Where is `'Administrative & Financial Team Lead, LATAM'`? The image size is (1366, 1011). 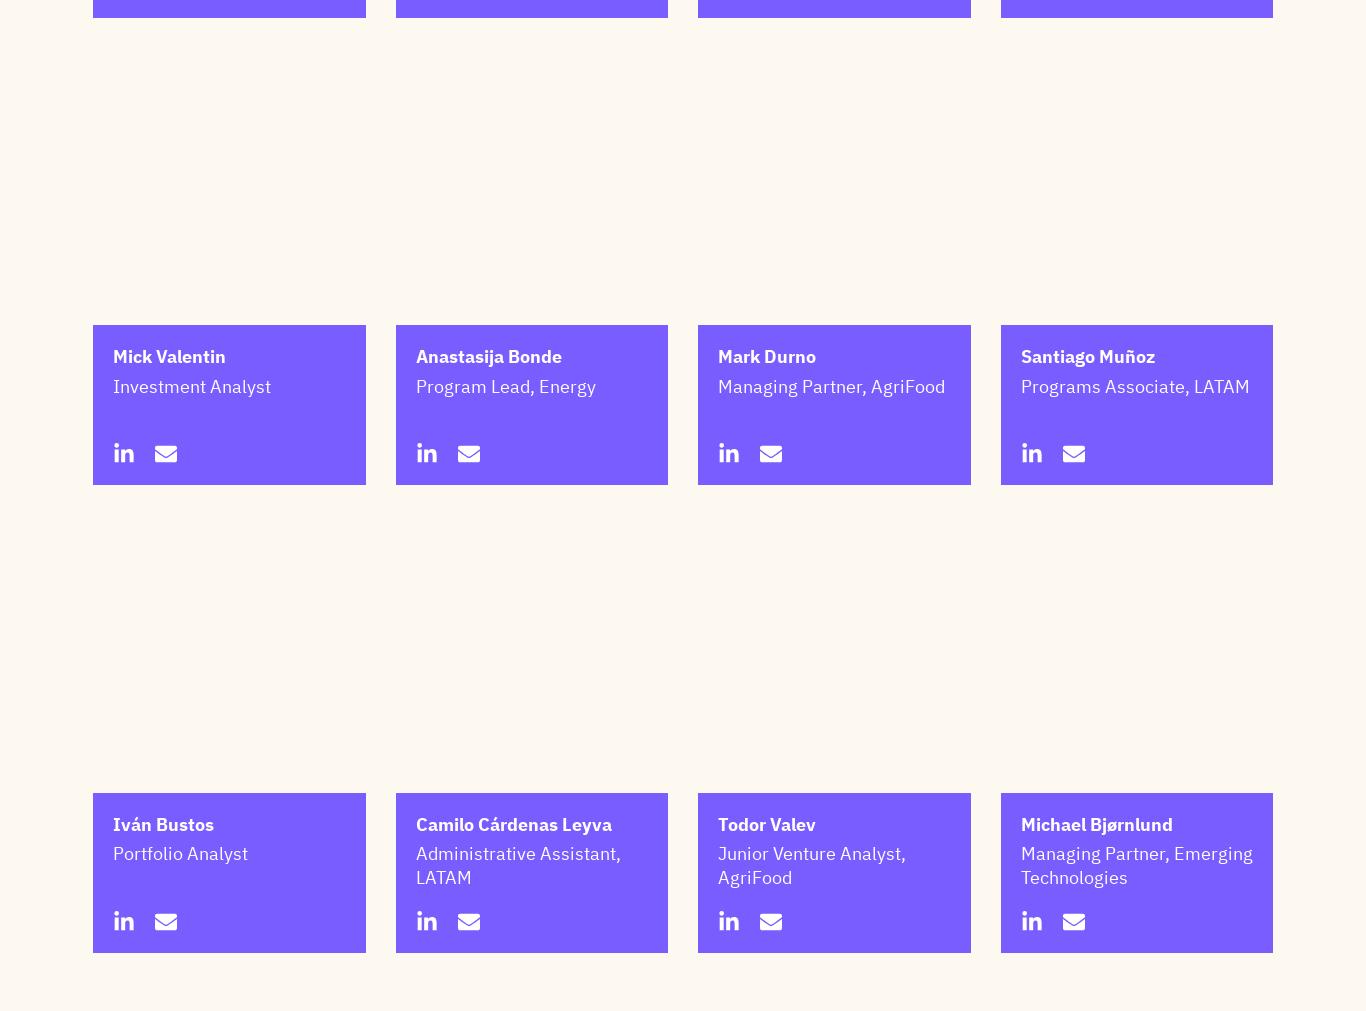
'Administrative & Financial Team Lead, LATAM' is located at coordinates (717, 29).